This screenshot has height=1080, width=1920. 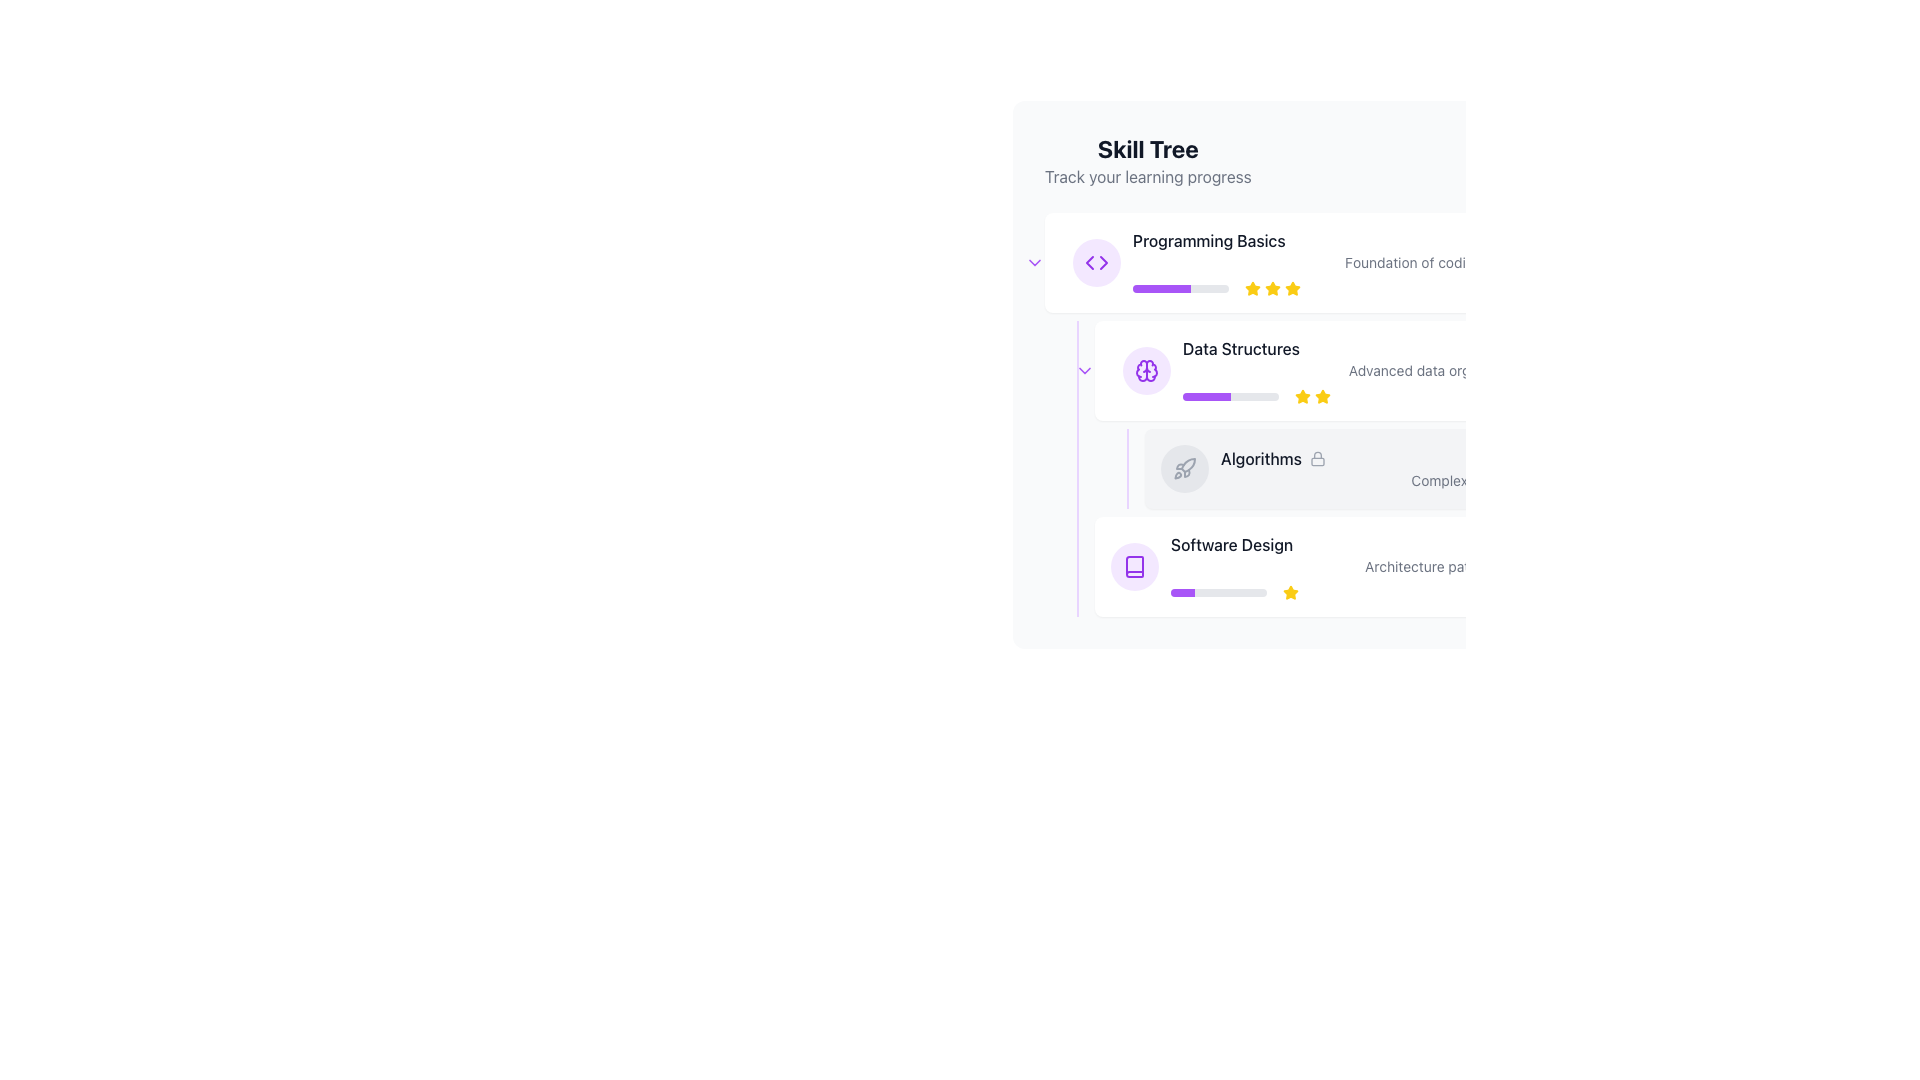 What do you see at coordinates (1412, 289) in the screenshot?
I see `the progress bar and rating indicators, which include a purple progress bar at 60% and three yellow stars for rating, located under the 'Programming Basics' text` at bounding box center [1412, 289].